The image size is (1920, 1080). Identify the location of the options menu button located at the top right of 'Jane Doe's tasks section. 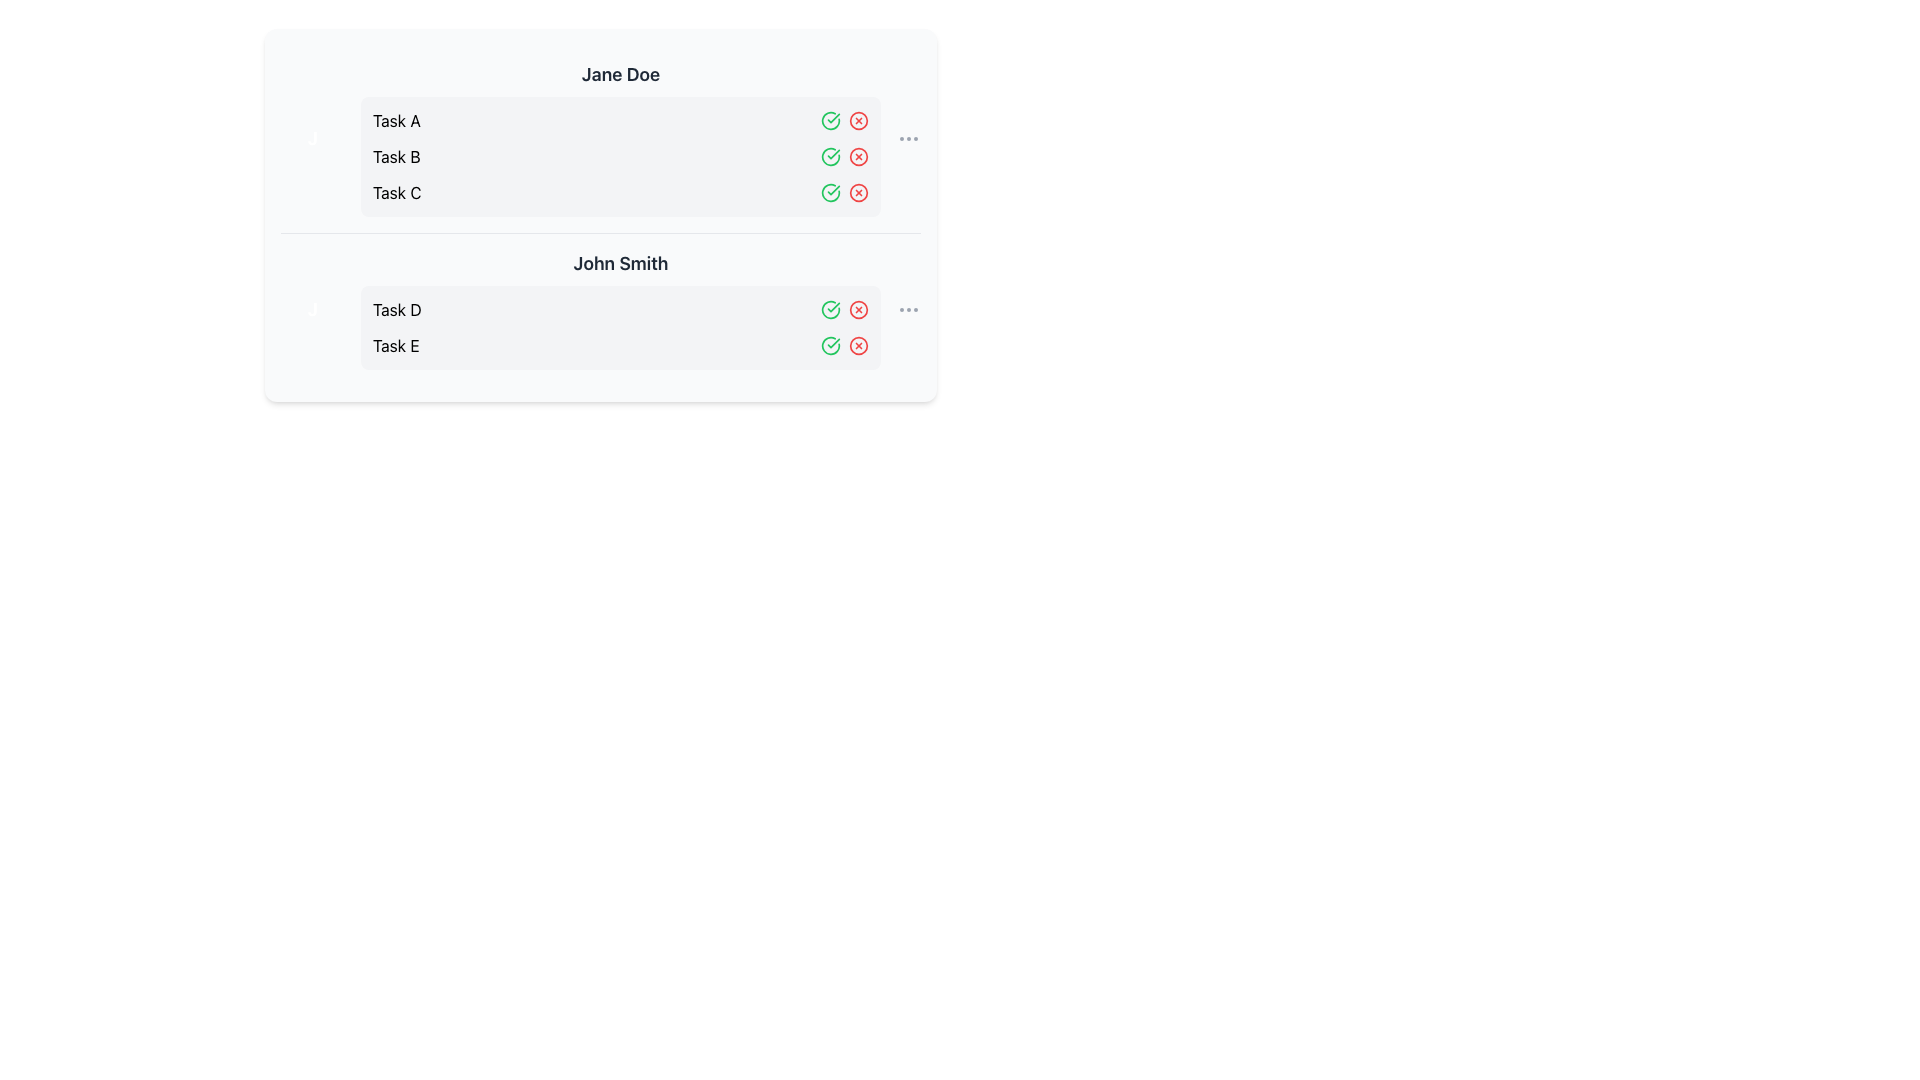
(907, 137).